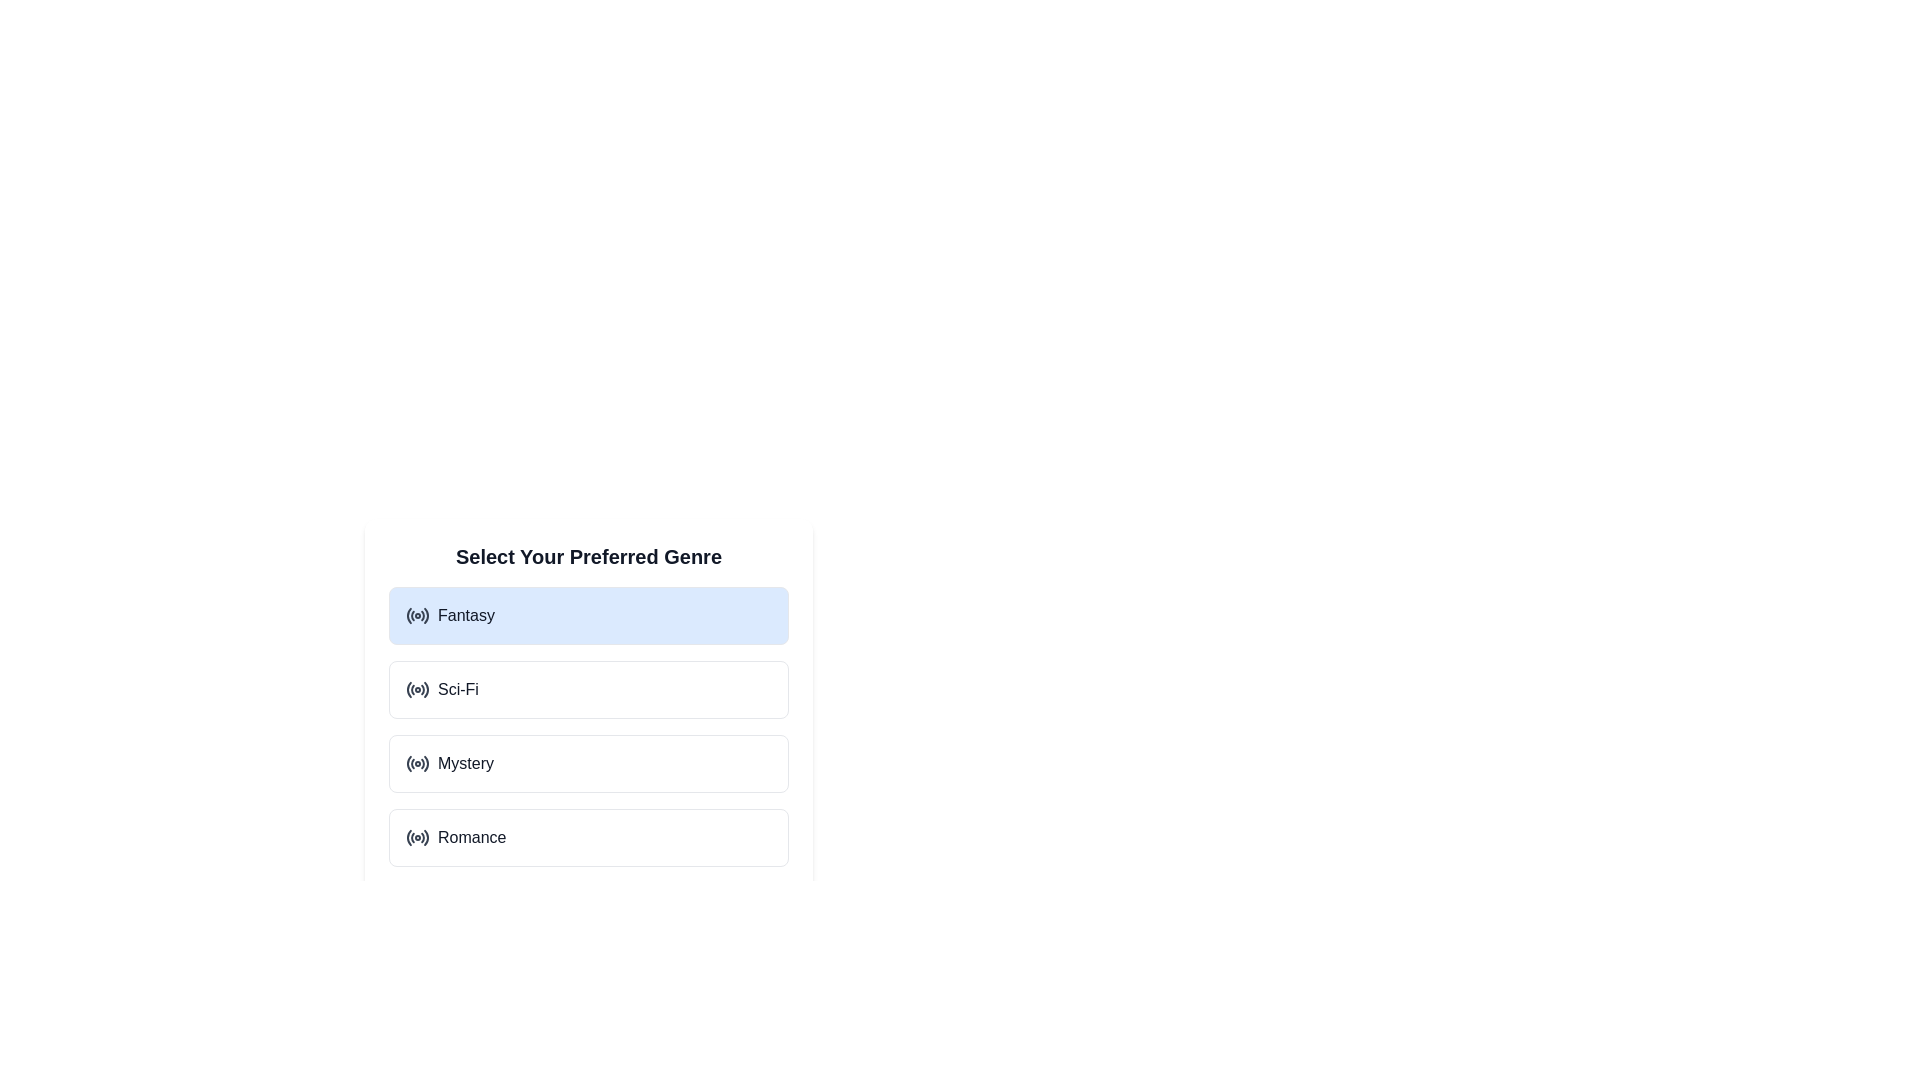 The height and width of the screenshot is (1080, 1920). I want to click on the static text label or heading that serves as an instruction for users, located at the top center of the panel above the genre buttons, so click(588, 556).